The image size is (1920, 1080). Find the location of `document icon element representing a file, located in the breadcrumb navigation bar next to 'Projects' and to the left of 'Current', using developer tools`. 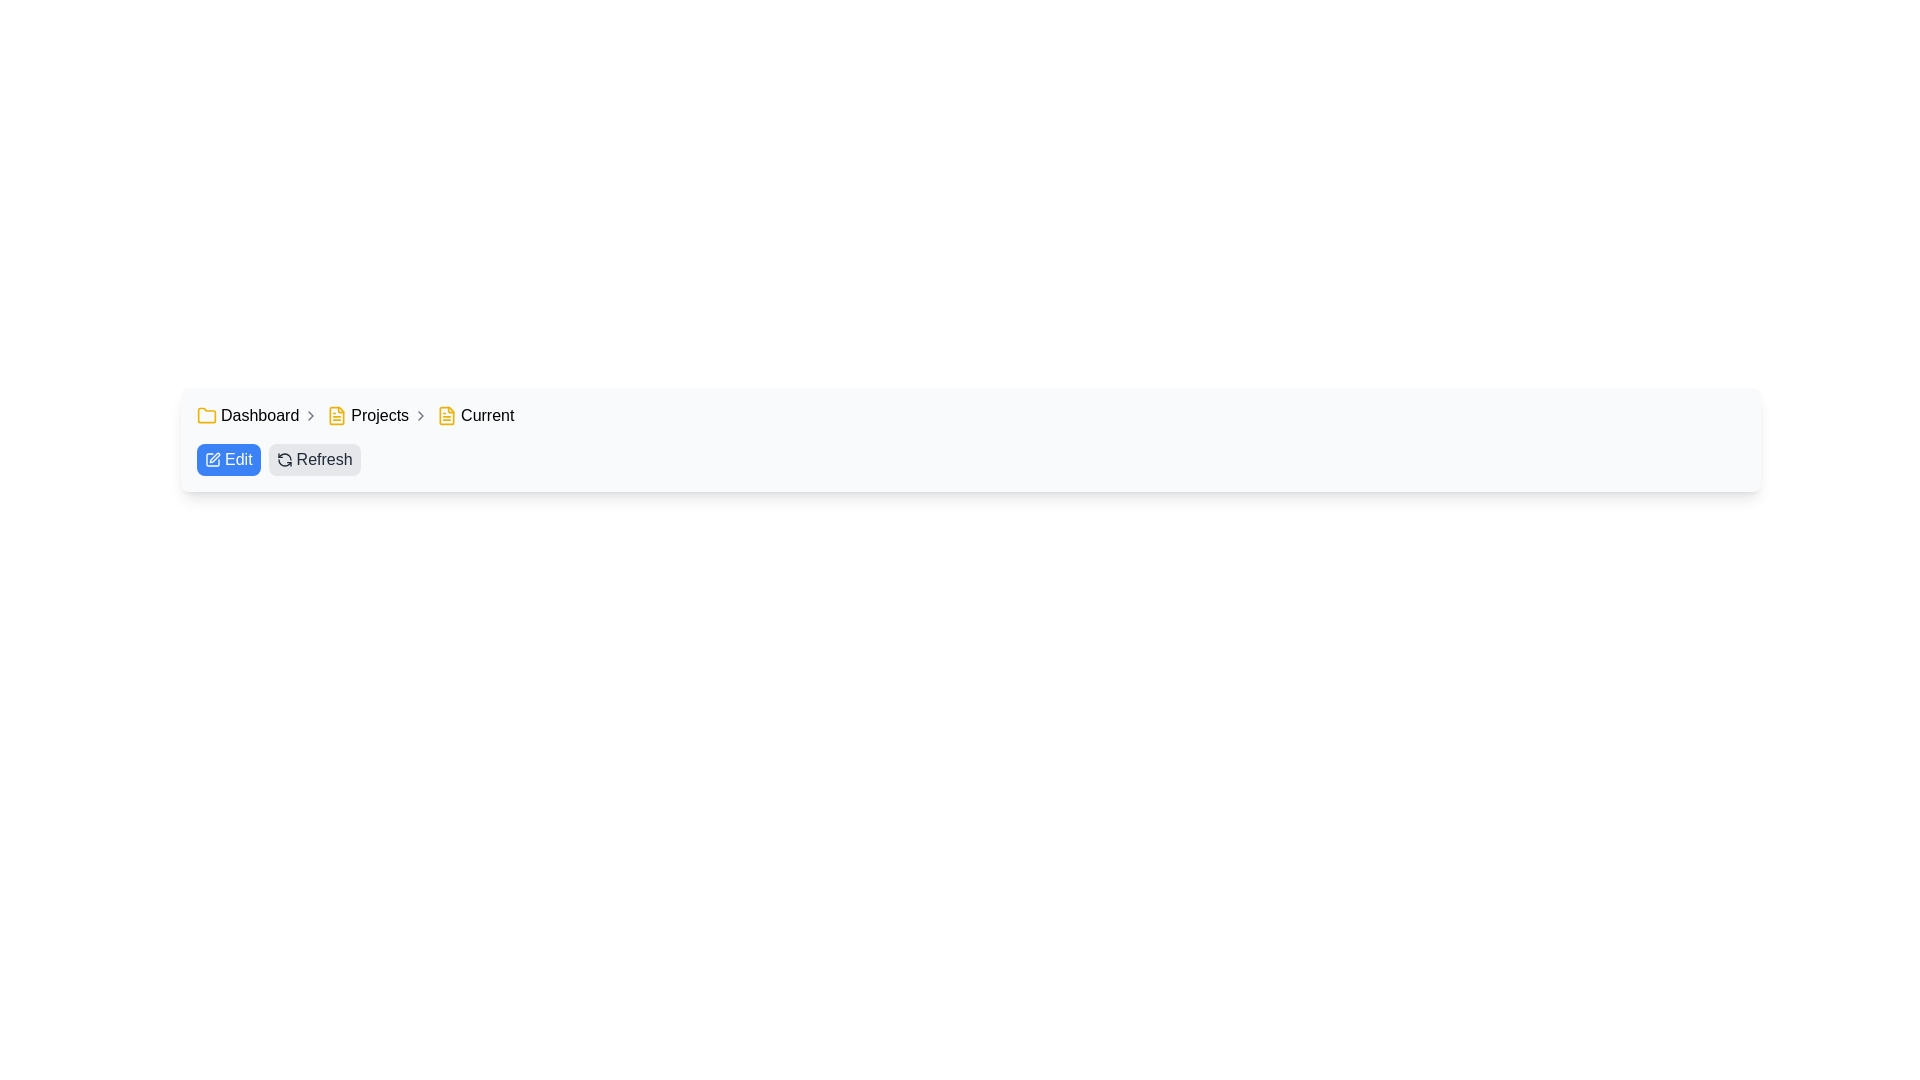

document icon element representing a file, located in the breadcrumb navigation bar next to 'Projects' and to the left of 'Current', using developer tools is located at coordinates (446, 415).